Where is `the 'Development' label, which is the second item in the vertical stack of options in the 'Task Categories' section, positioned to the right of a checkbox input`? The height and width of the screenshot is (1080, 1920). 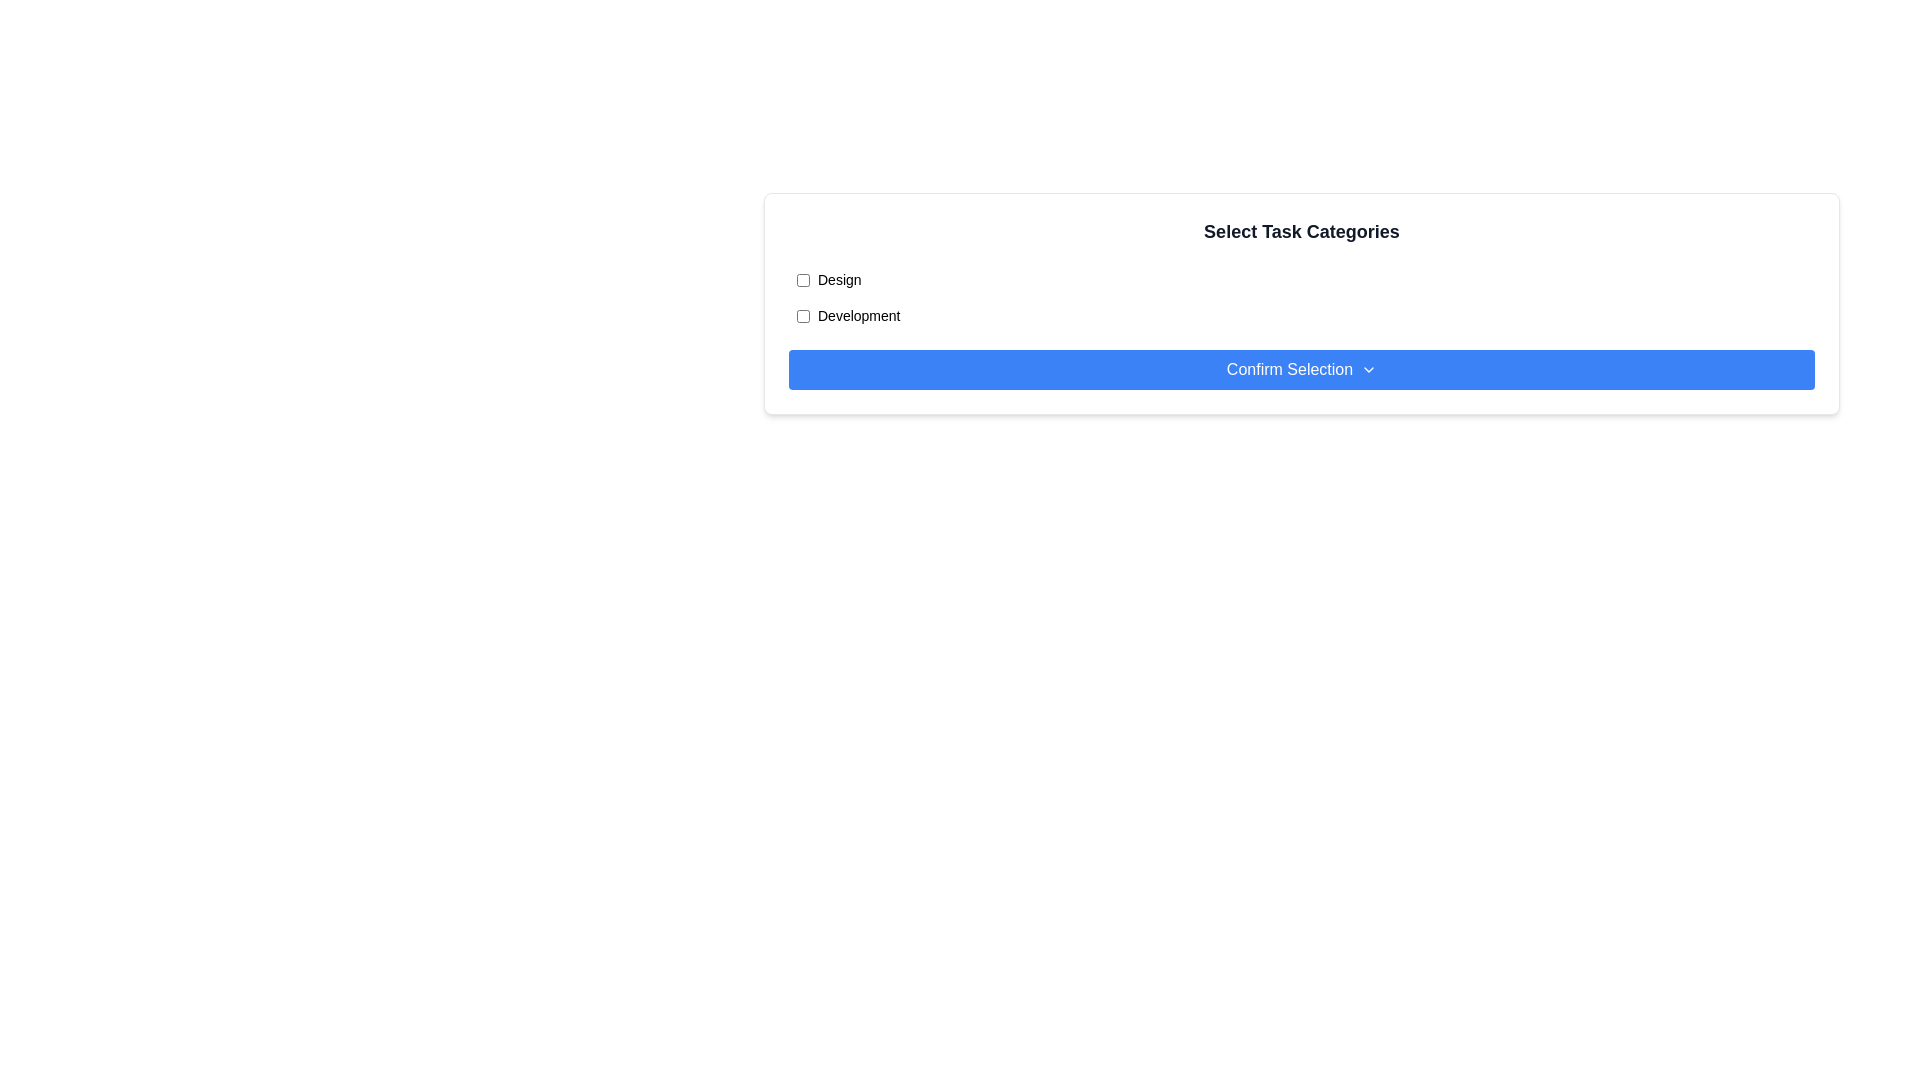 the 'Development' label, which is the second item in the vertical stack of options in the 'Task Categories' section, positioned to the right of a checkbox input is located at coordinates (859, 315).